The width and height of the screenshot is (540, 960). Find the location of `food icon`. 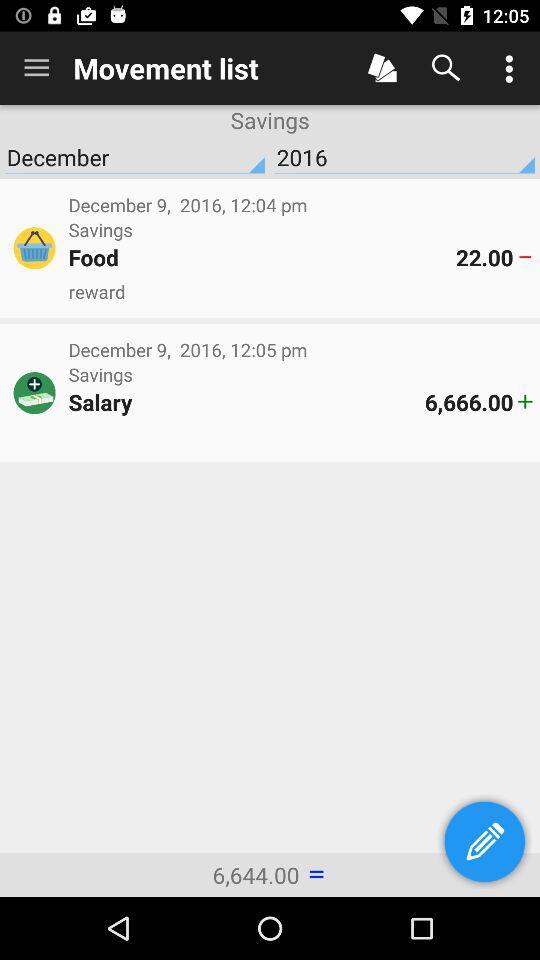

food icon is located at coordinates (262, 256).